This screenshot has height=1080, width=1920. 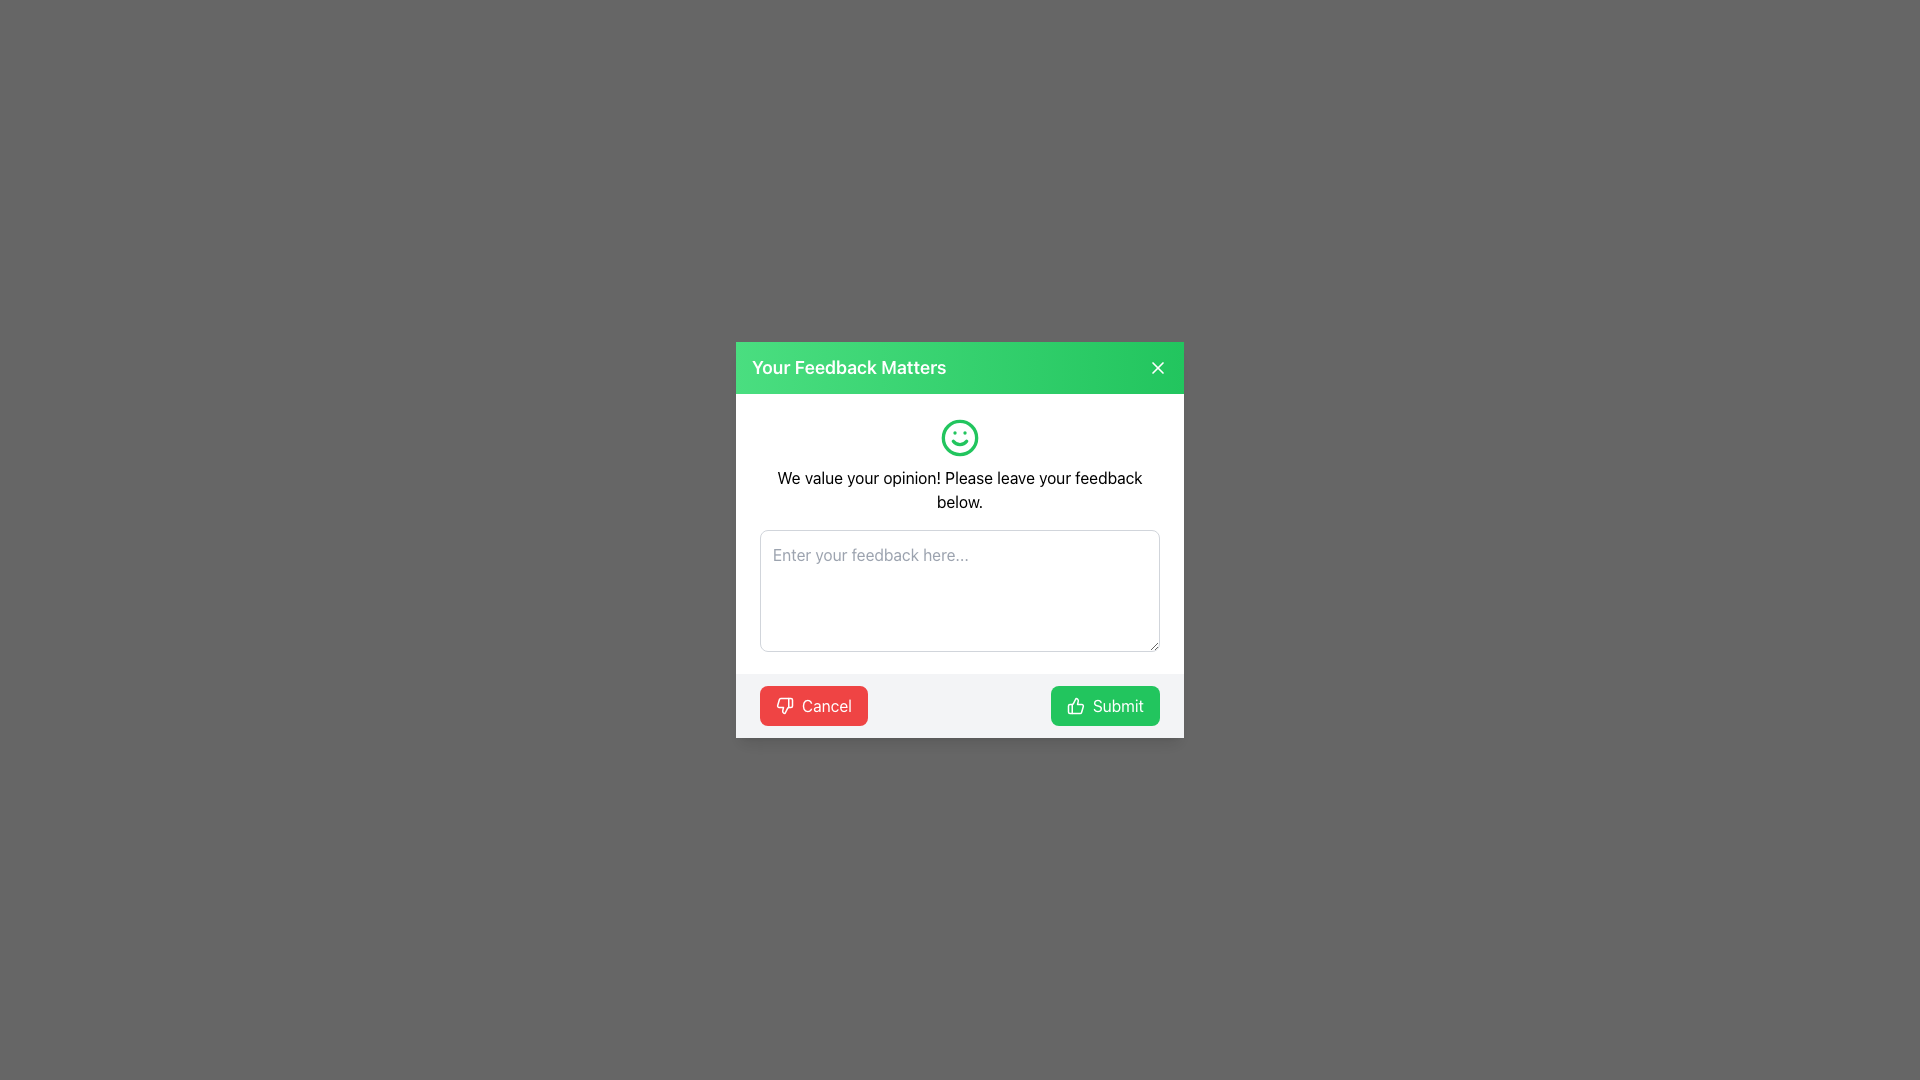 I want to click on the 'Cancel' icon, so click(x=784, y=704).